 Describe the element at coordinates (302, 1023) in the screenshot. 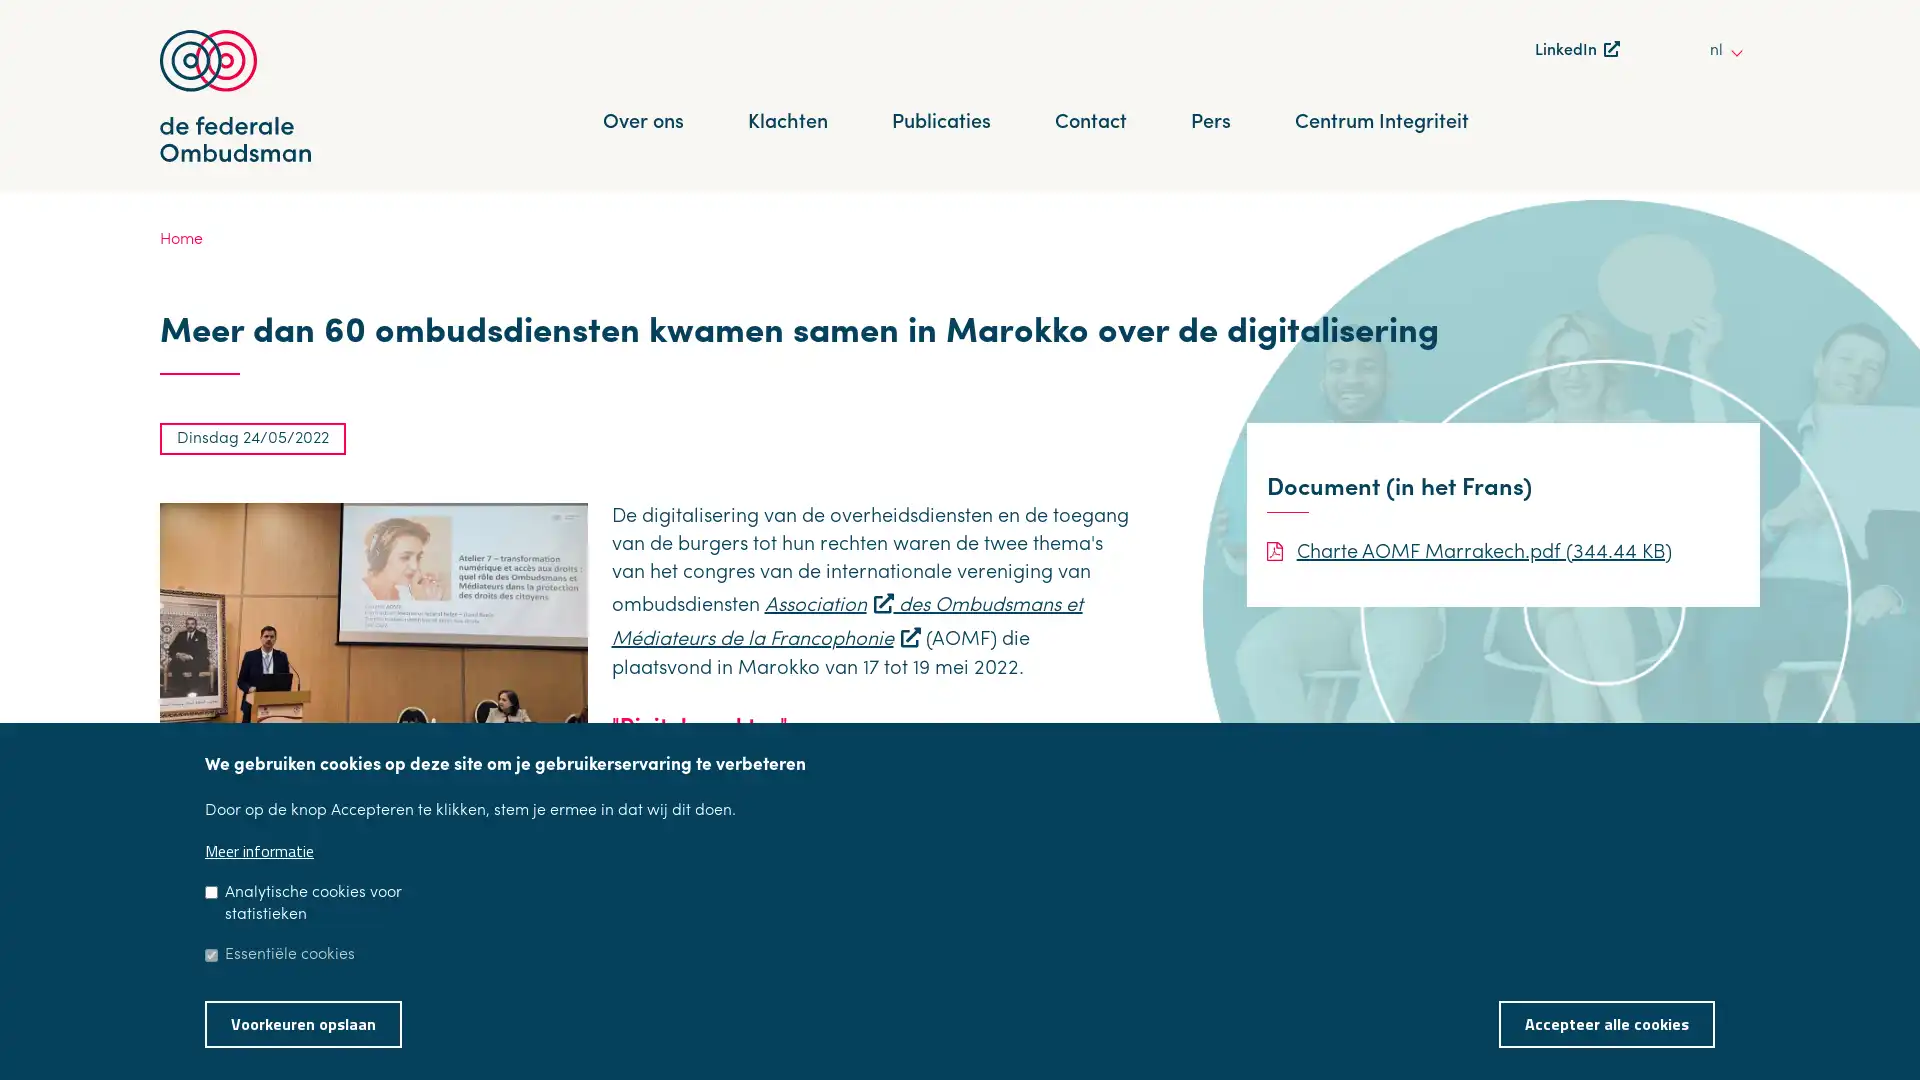

I see `Voorkeuren opslaan` at that location.